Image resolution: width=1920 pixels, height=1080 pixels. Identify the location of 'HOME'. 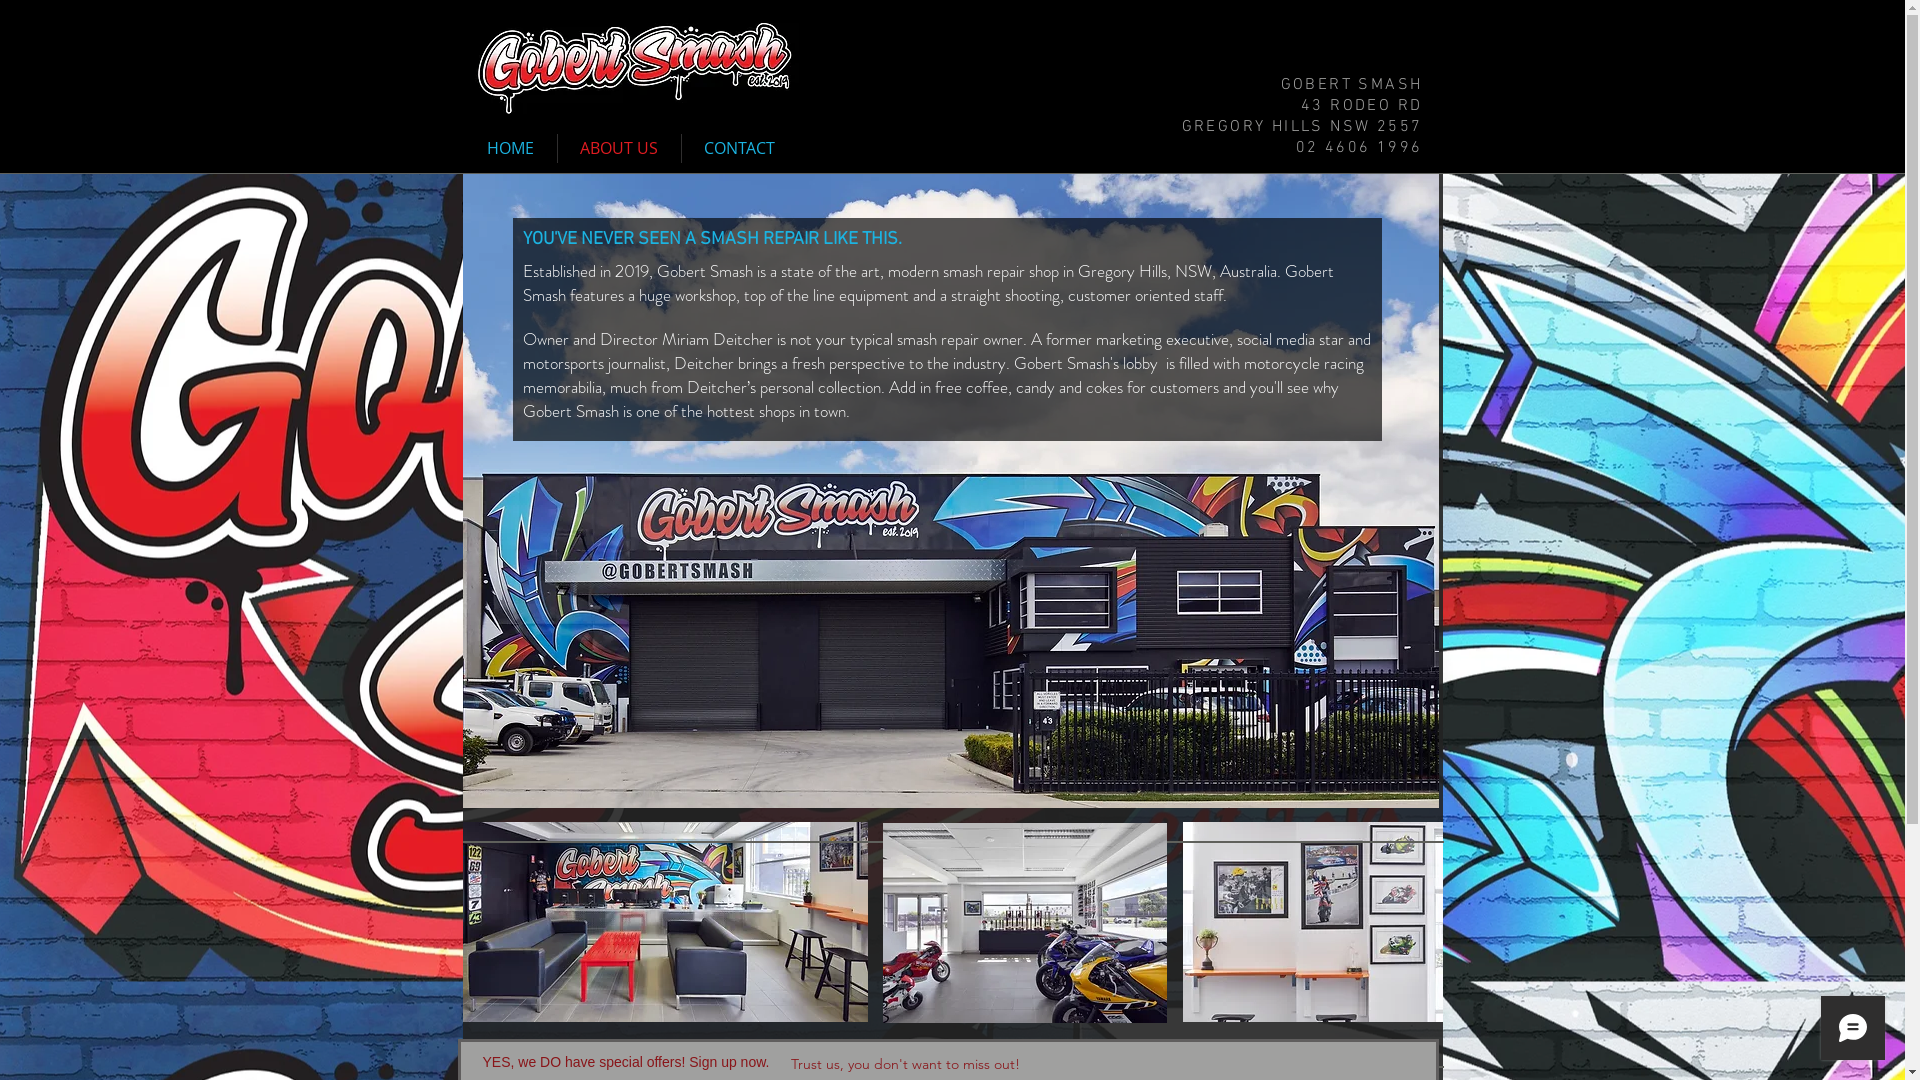
(510, 147).